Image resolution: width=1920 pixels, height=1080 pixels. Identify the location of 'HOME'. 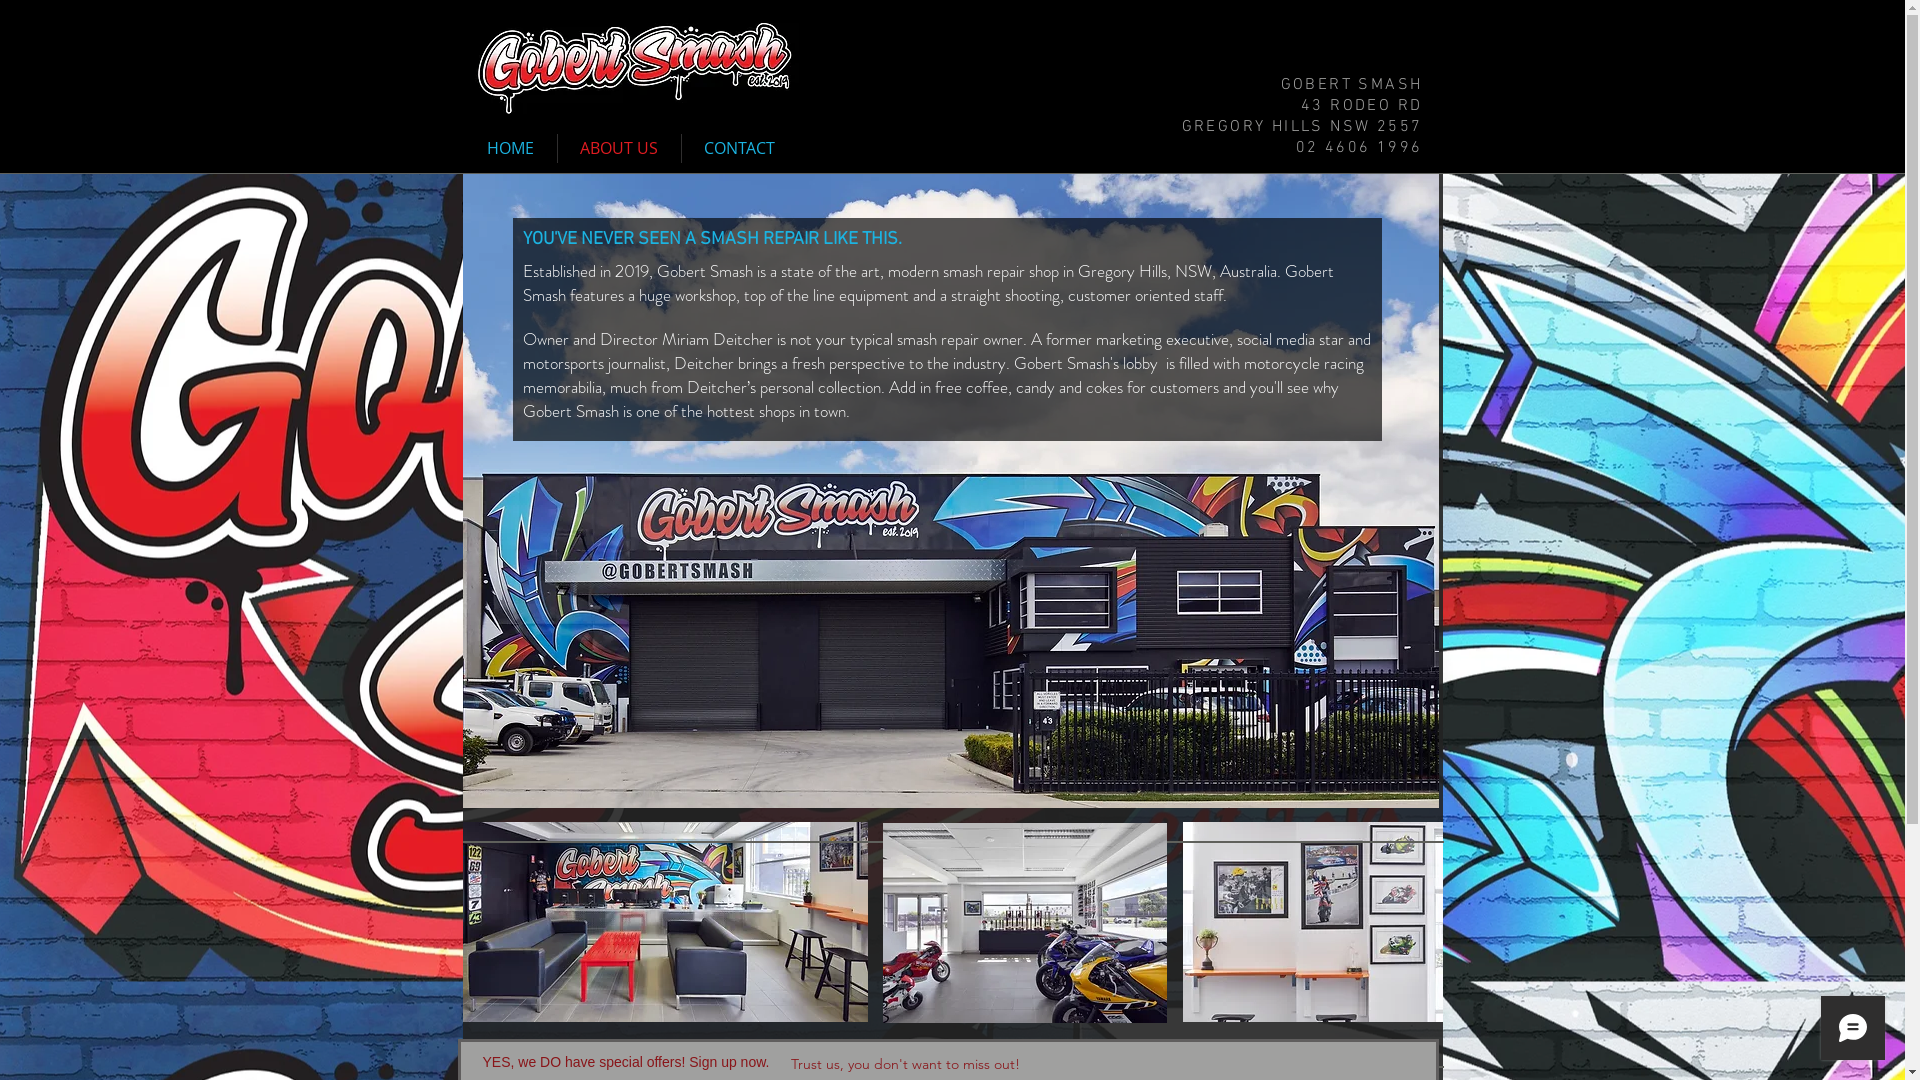
(510, 147).